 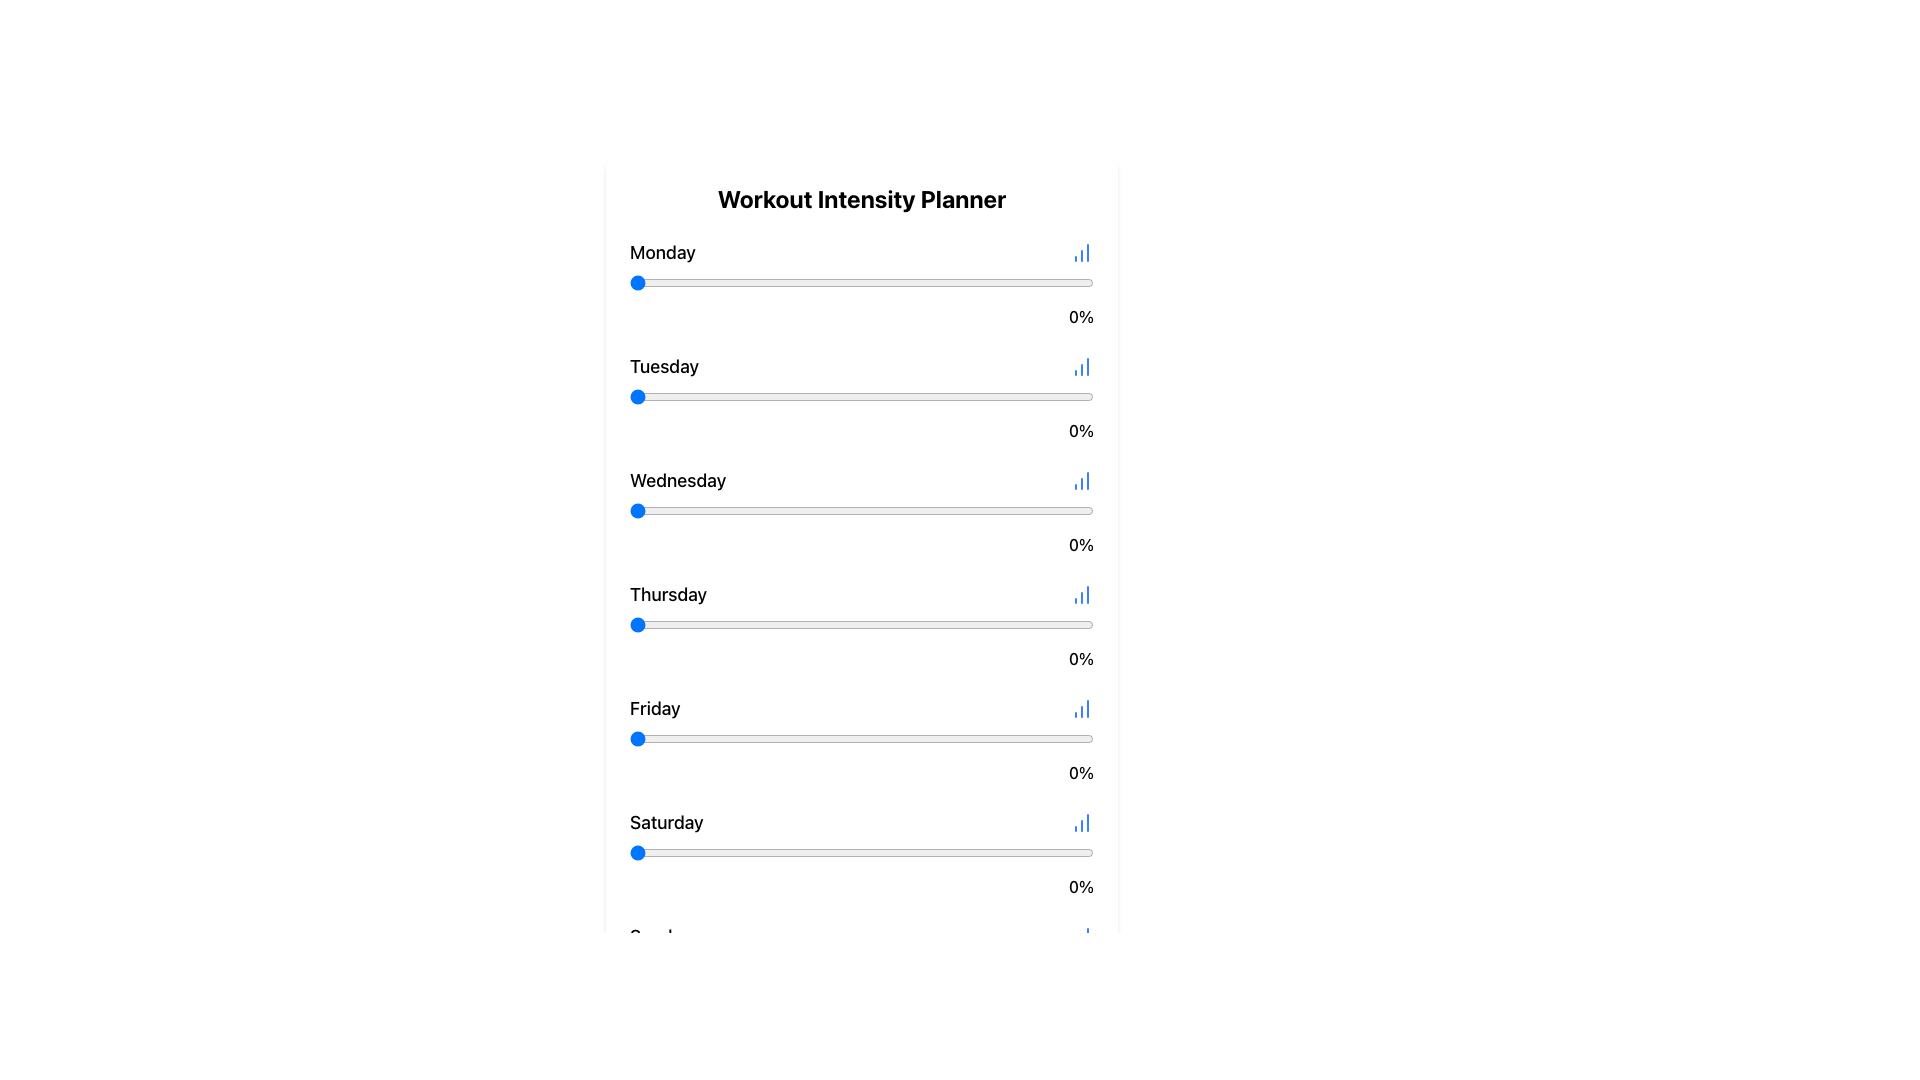 What do you see at coordinates (681, 282) in the screenshot?
I see `Monday's intensity` at bounding box center [681, 282].